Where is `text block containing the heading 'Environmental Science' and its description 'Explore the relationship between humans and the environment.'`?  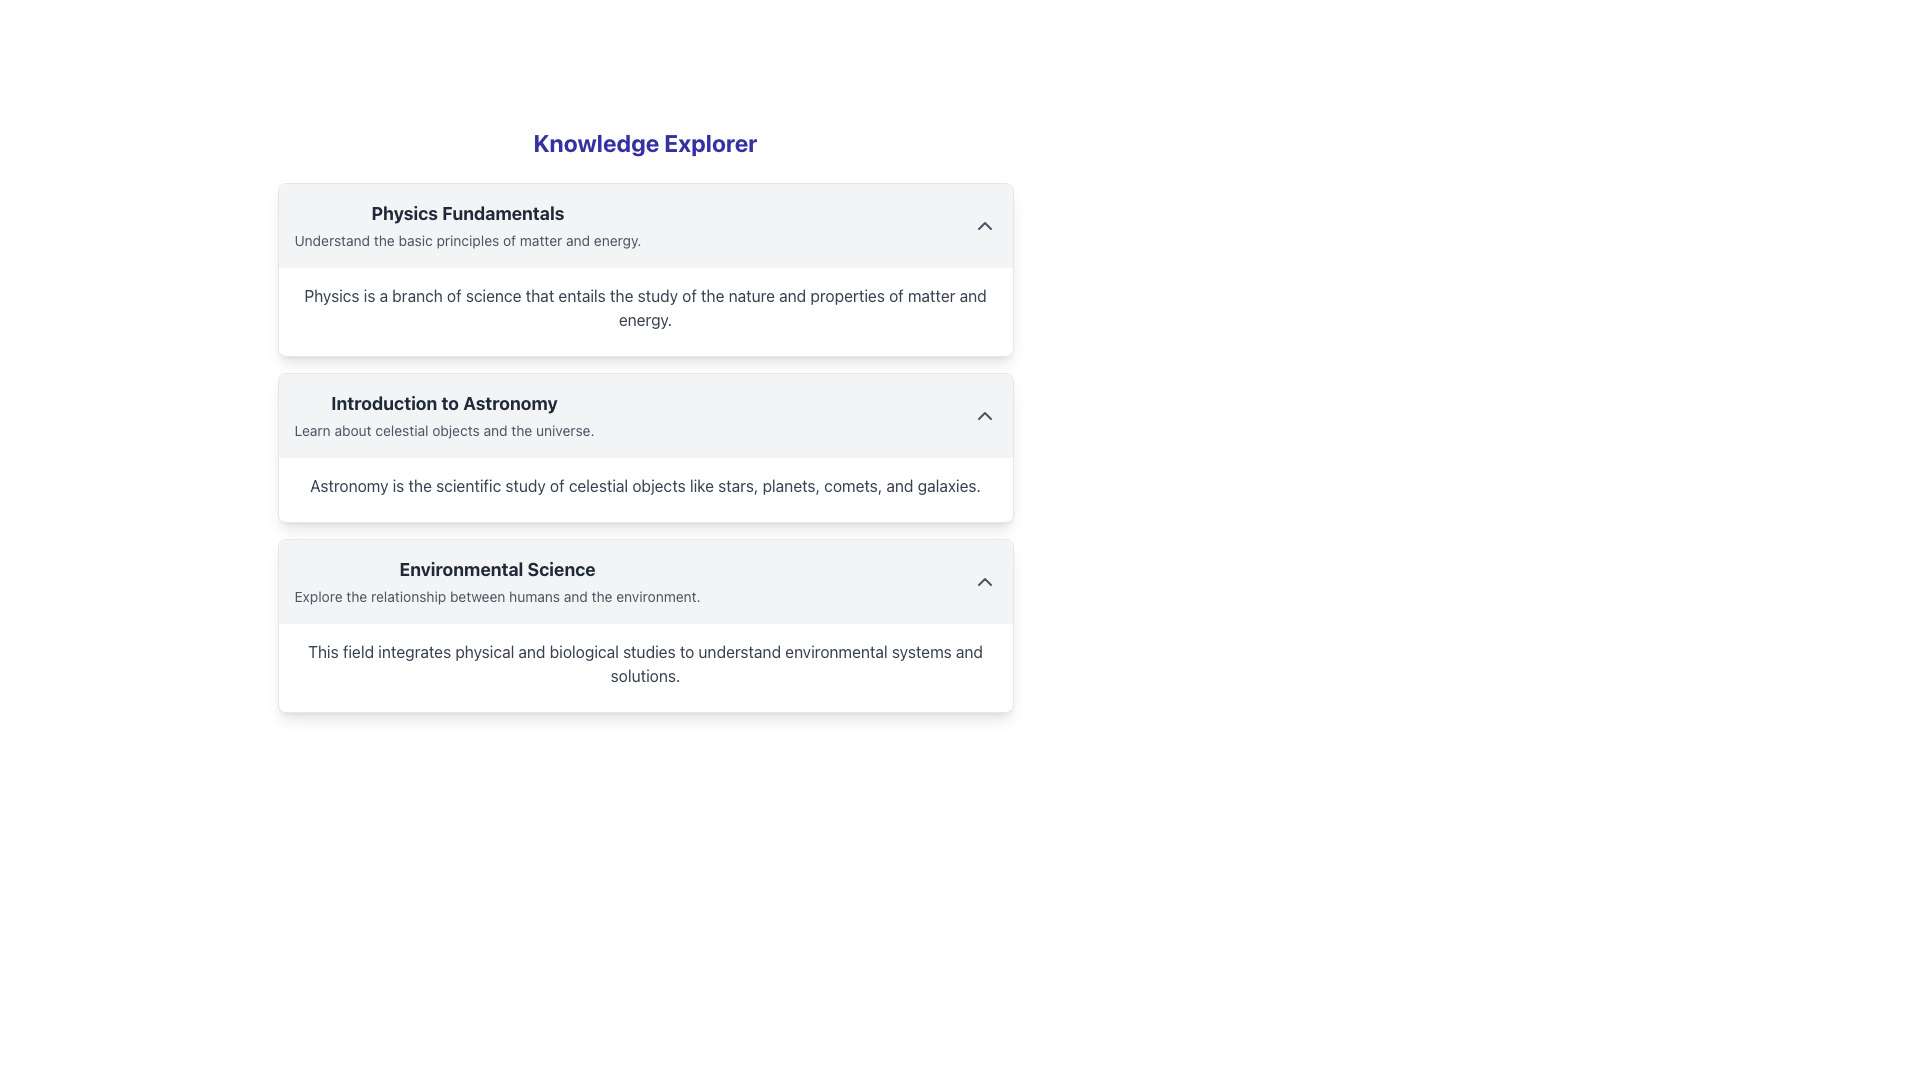 text block containing the heading 'Environmental Science' and its description 'Explore the relationship between humans and the environment.' is located at coordinates (497, 582).